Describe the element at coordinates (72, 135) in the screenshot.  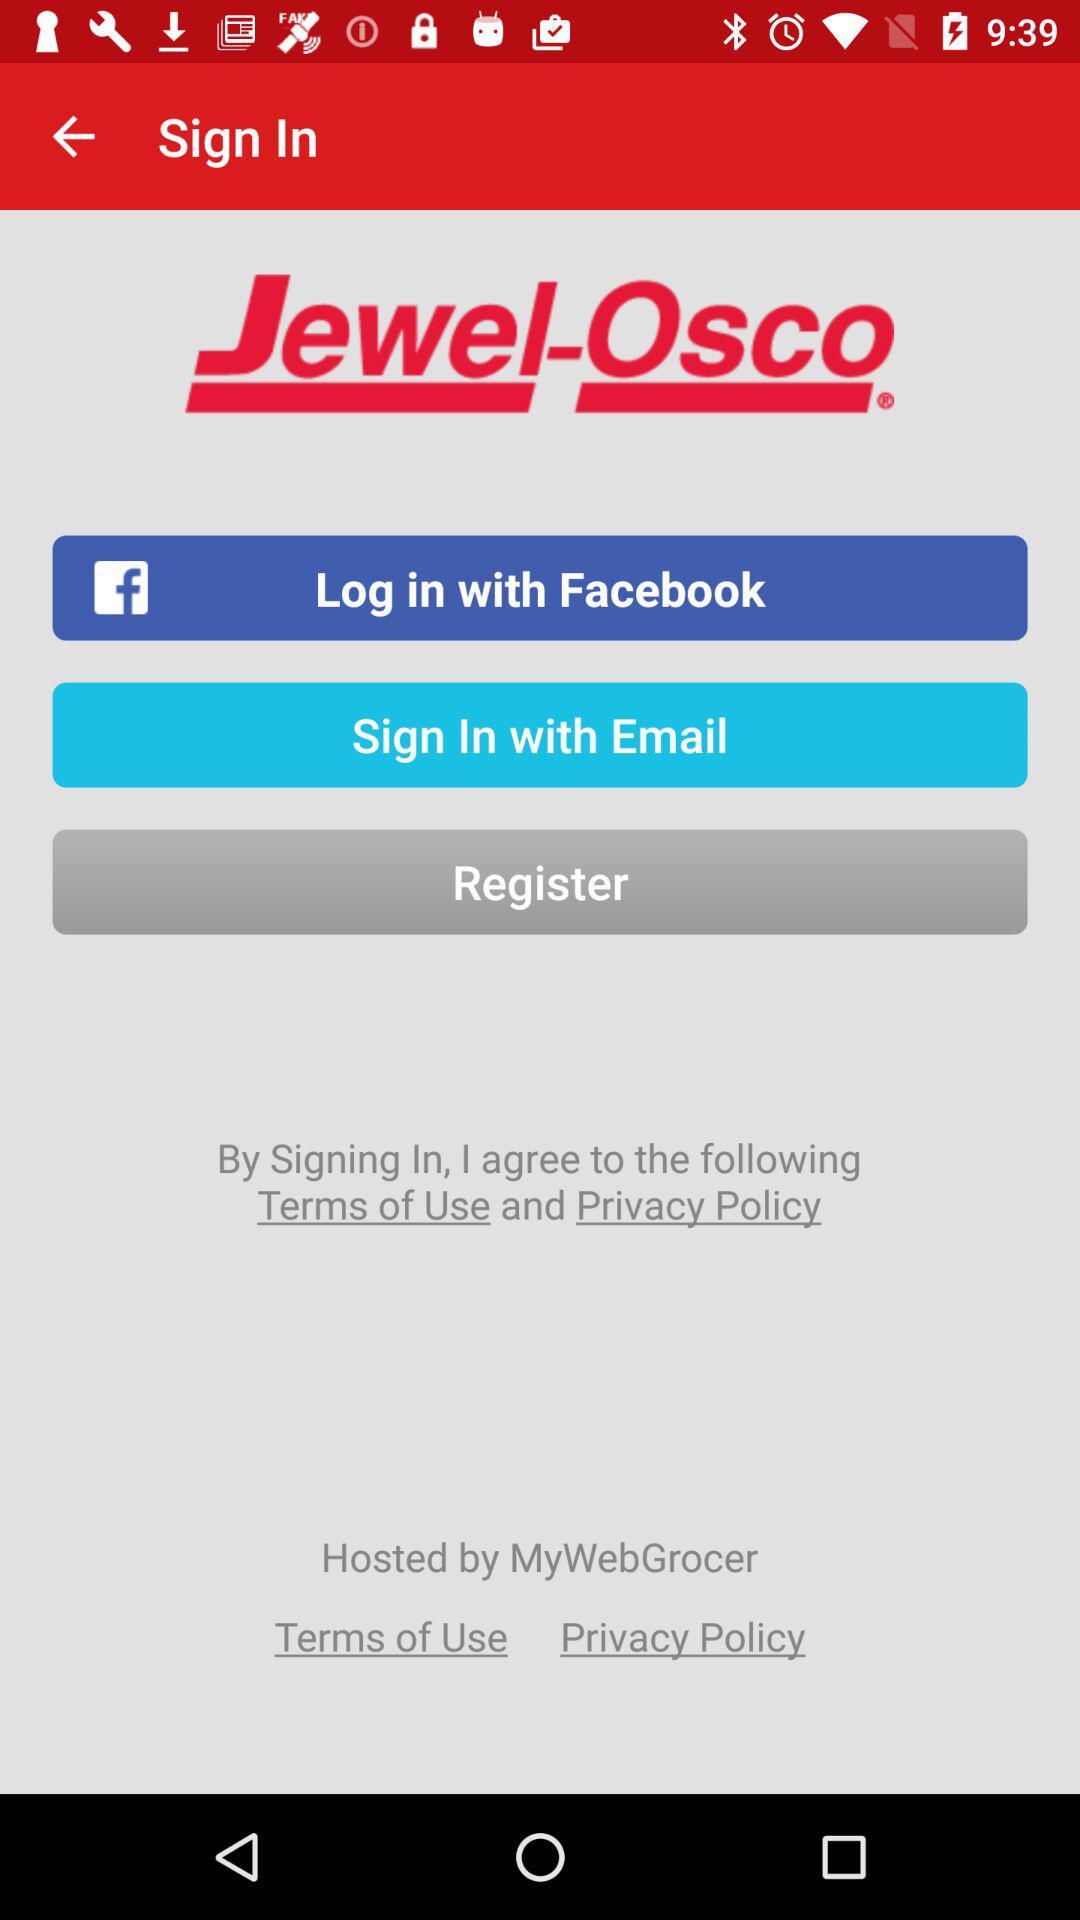
I see `the item to the left of the sign in` at that location.